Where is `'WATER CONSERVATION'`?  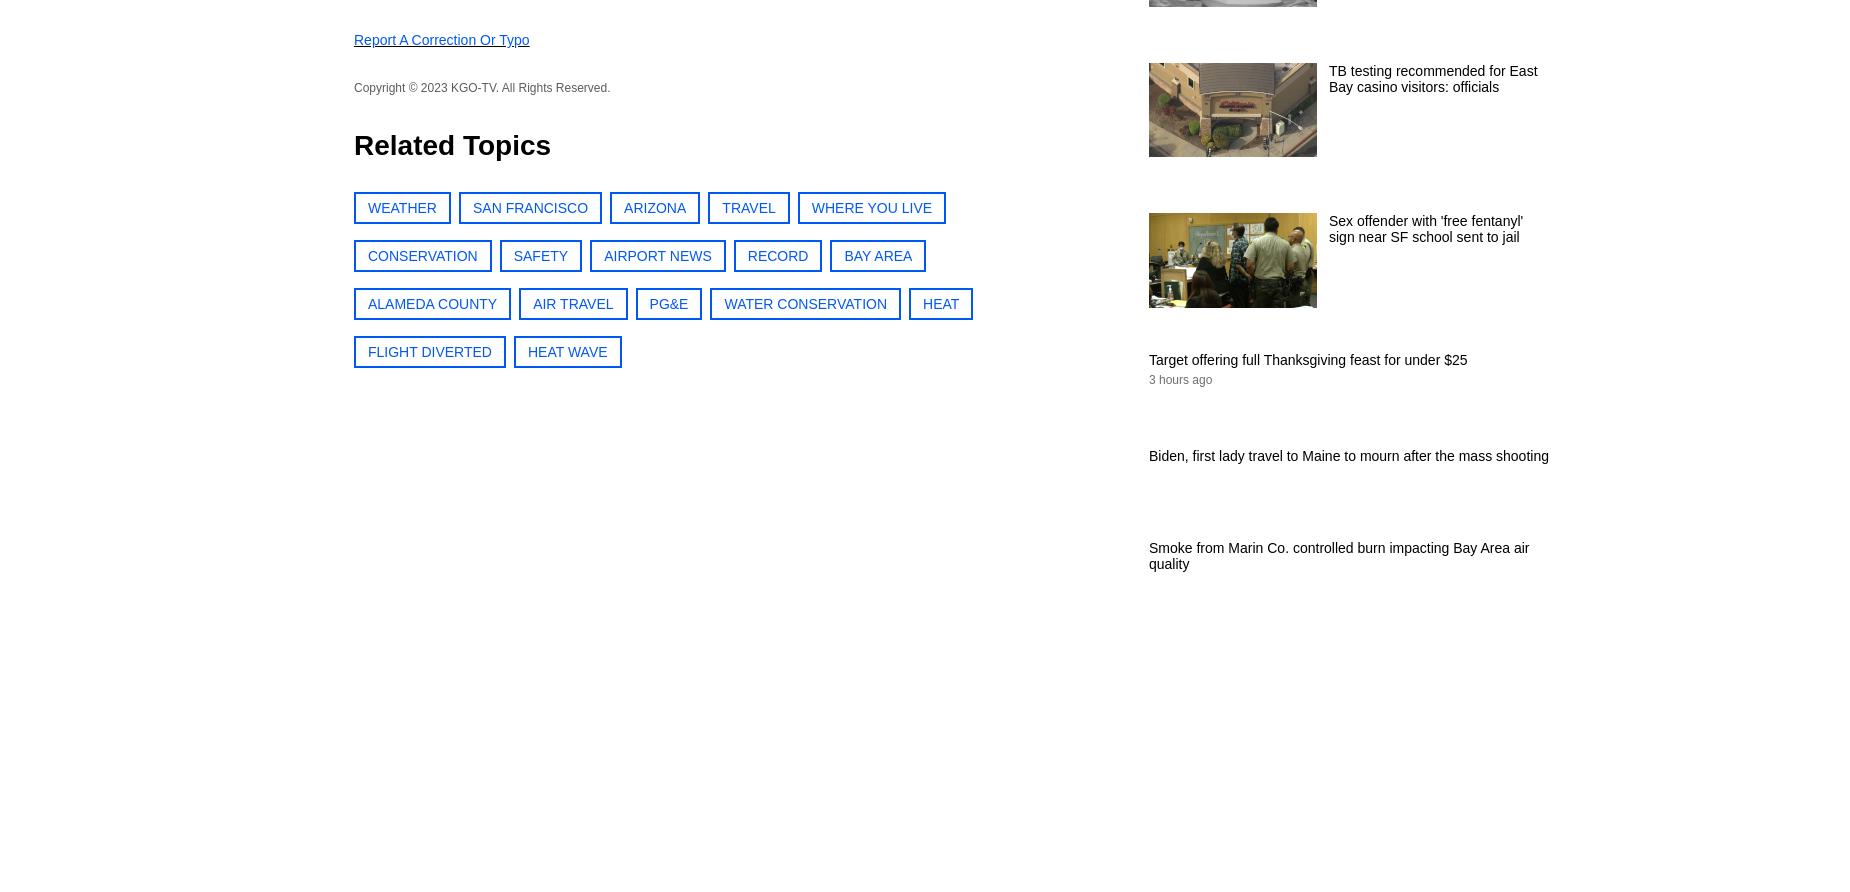 'WATER CONSERVATION' is located at coordinates (805, 303).